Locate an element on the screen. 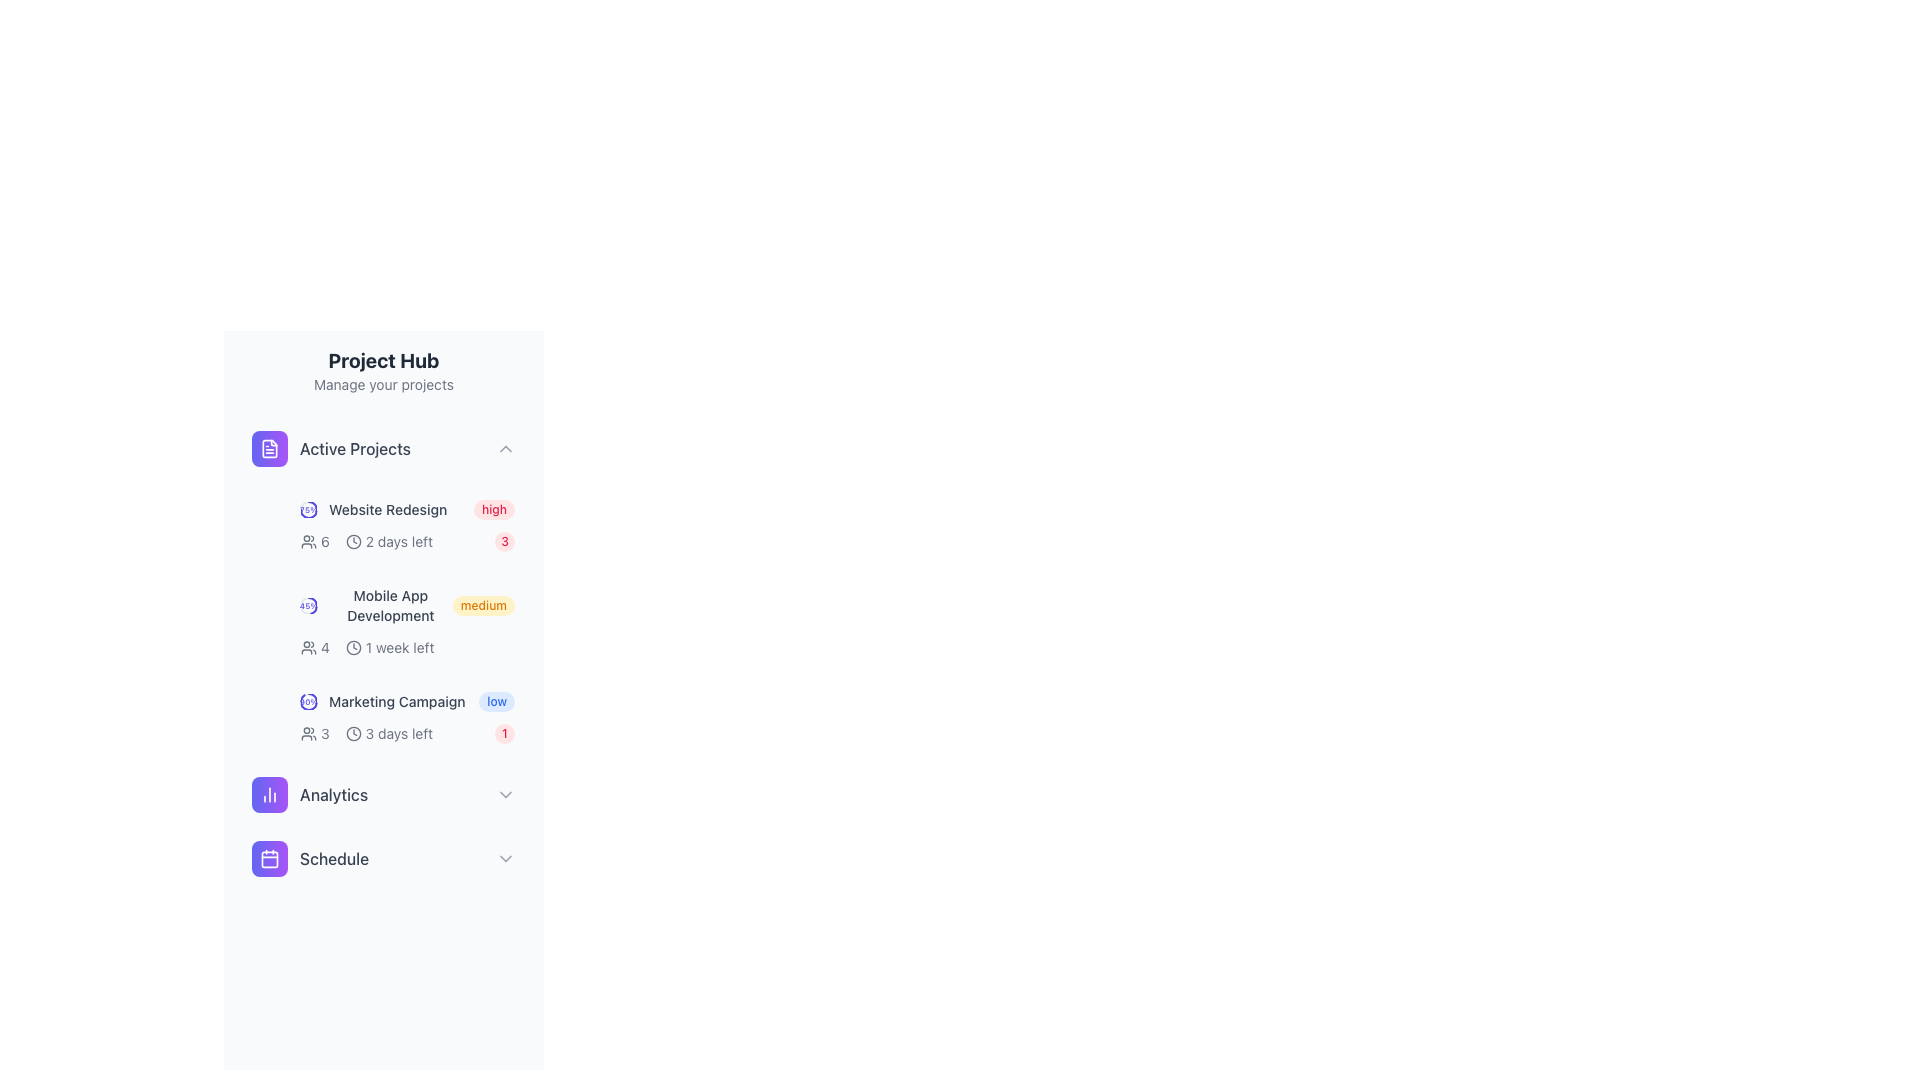 This screenshot has height=1080, width=1920. the text label displaying the number '3' in gray font, which is positioned within the 'Marketing Campaign' project under 'Active Projects', to the left of '3 days left' is located at coordinates (314, 733).